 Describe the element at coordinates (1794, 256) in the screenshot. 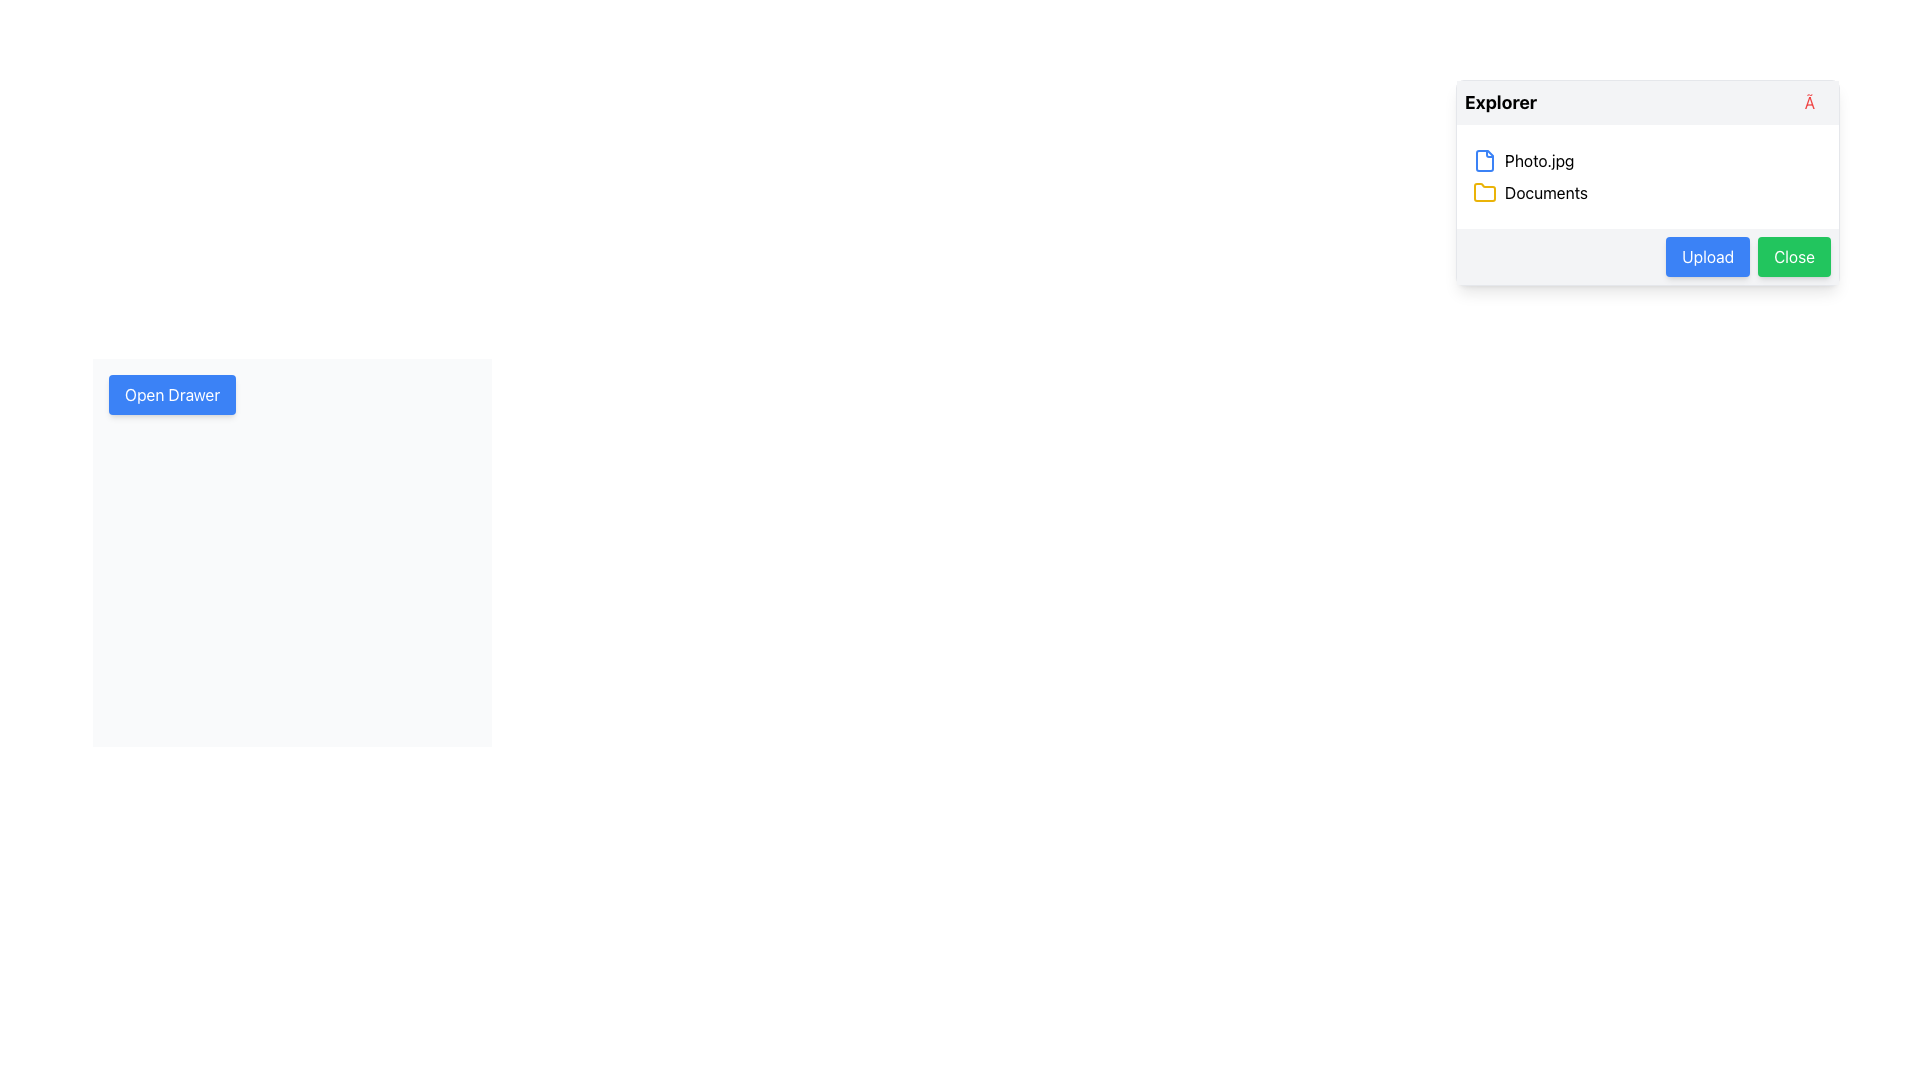

I see `the second button in the horizontal alignment of buttons, located to the right of the blue 'Upload' button` at that location.